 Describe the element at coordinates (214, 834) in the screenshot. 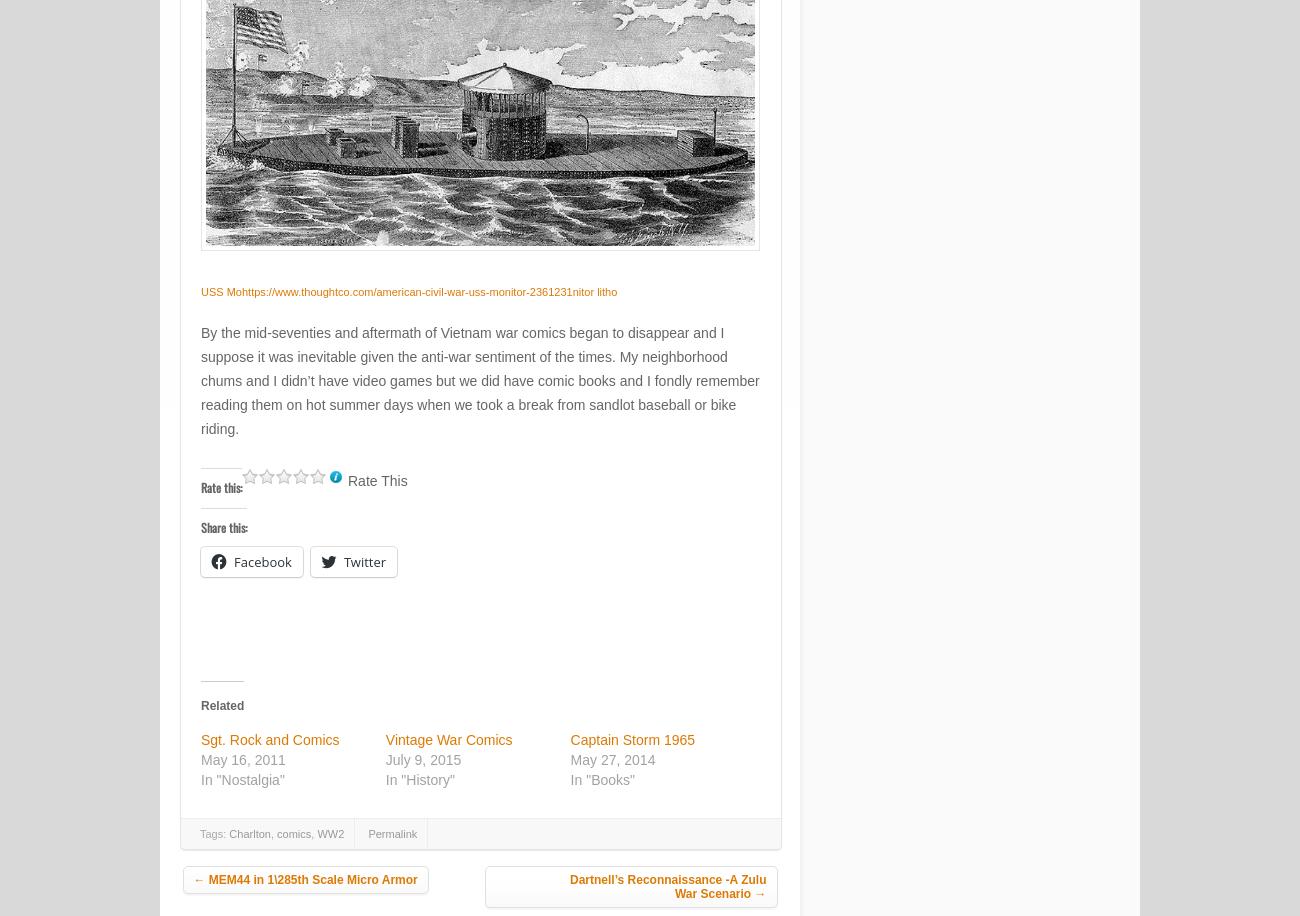

I see `'Tags:'` at that location.